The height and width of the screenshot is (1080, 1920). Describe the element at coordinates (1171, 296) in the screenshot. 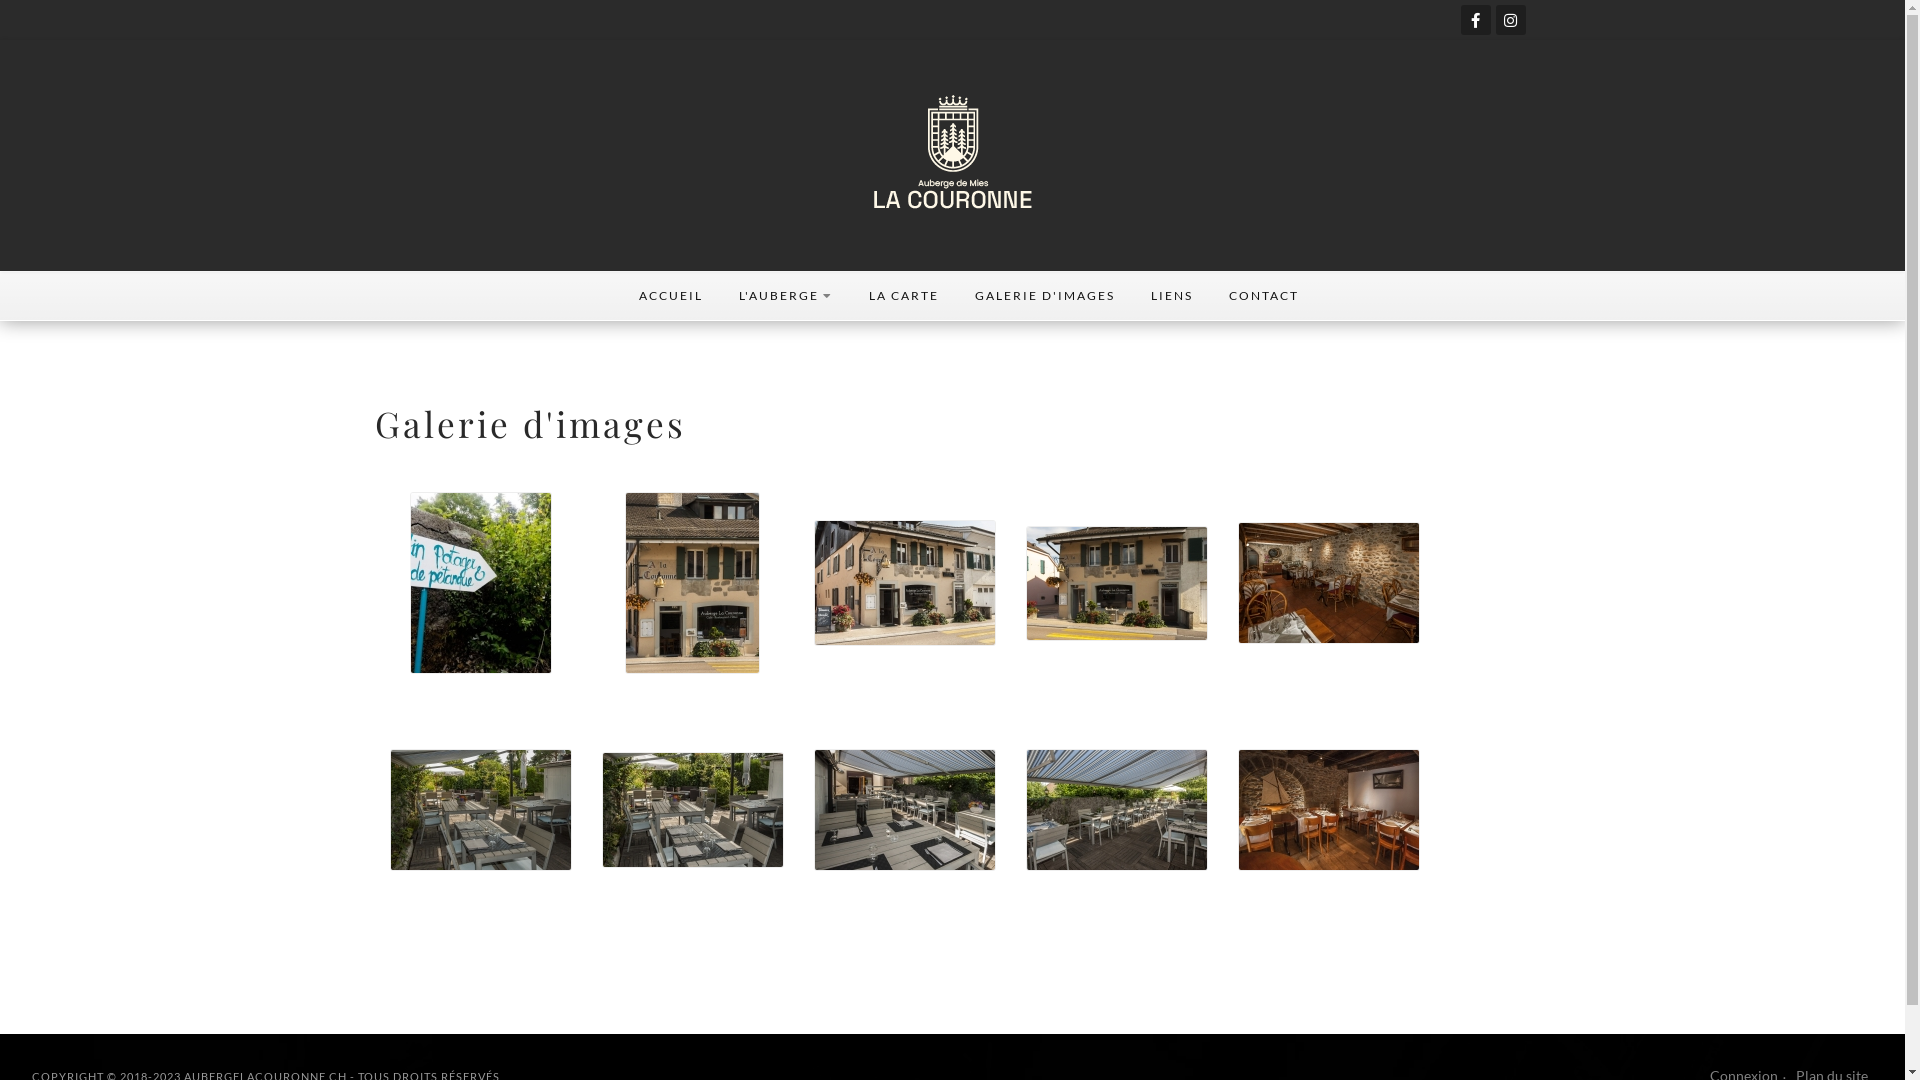

I see `'LIENS'` at that location.